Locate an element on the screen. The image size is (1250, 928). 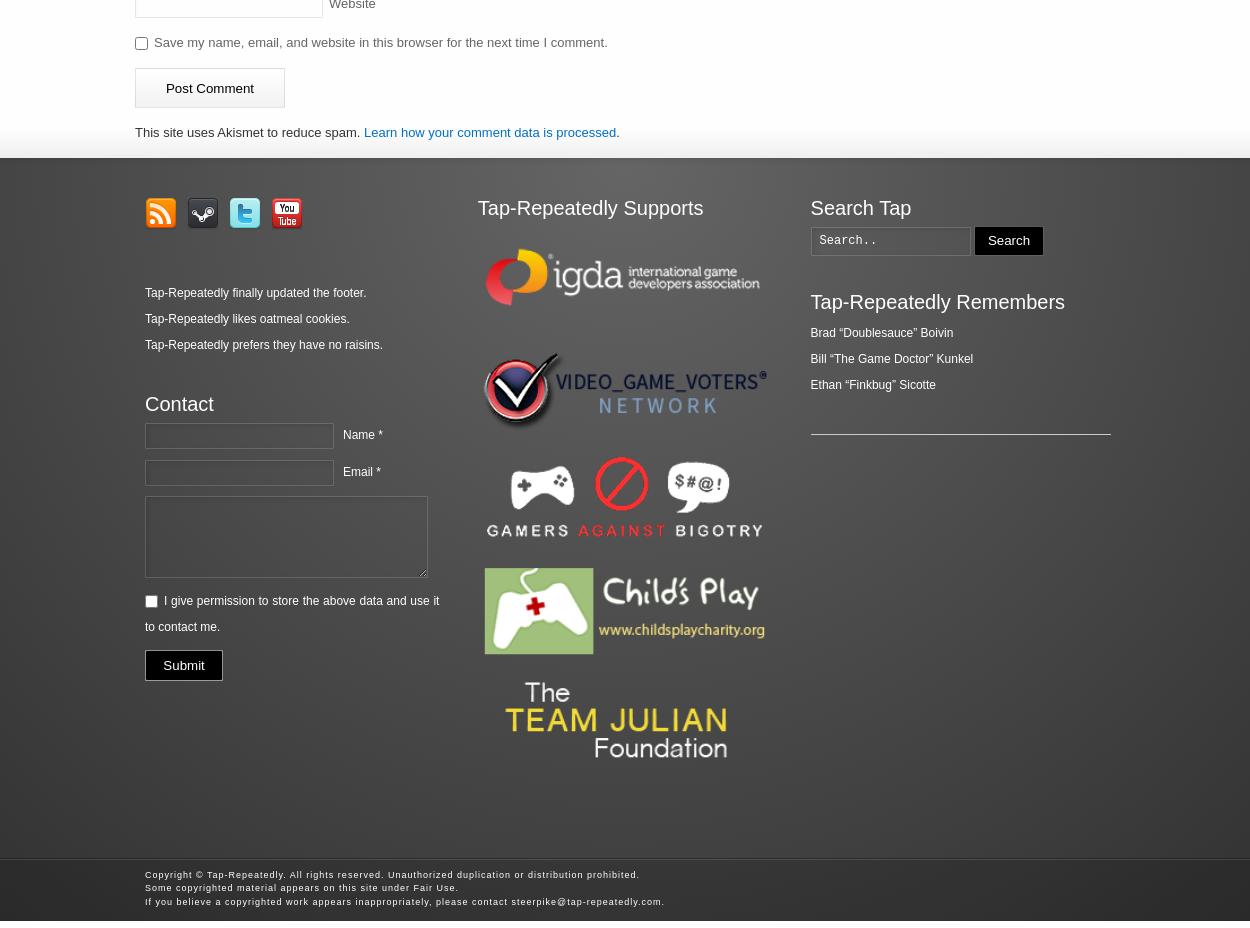
'Some copyrighted material appears on this site under Fair Use.' is located at coordinates (302, 888).